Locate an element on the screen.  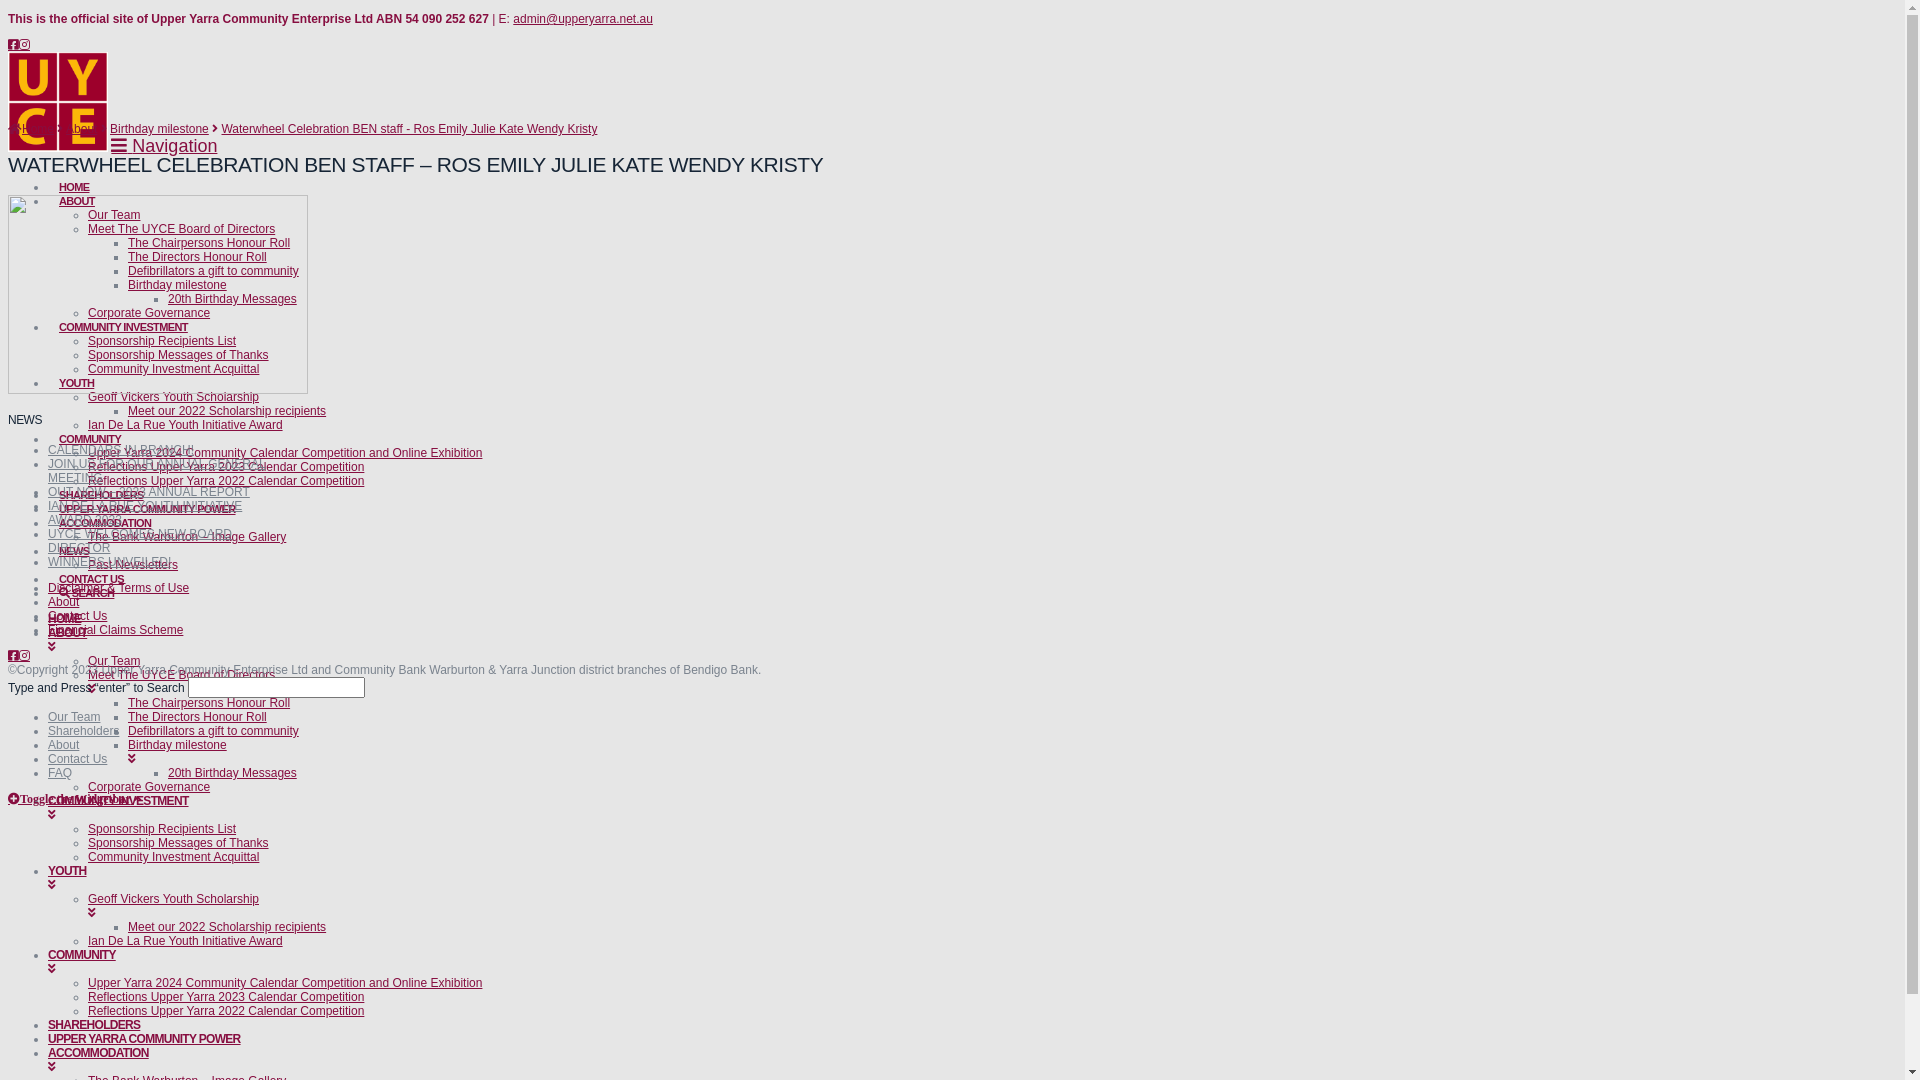
'UYCE WELCOMES NEW BOARD DIRECTOR' is located at coordinates (48, 540).